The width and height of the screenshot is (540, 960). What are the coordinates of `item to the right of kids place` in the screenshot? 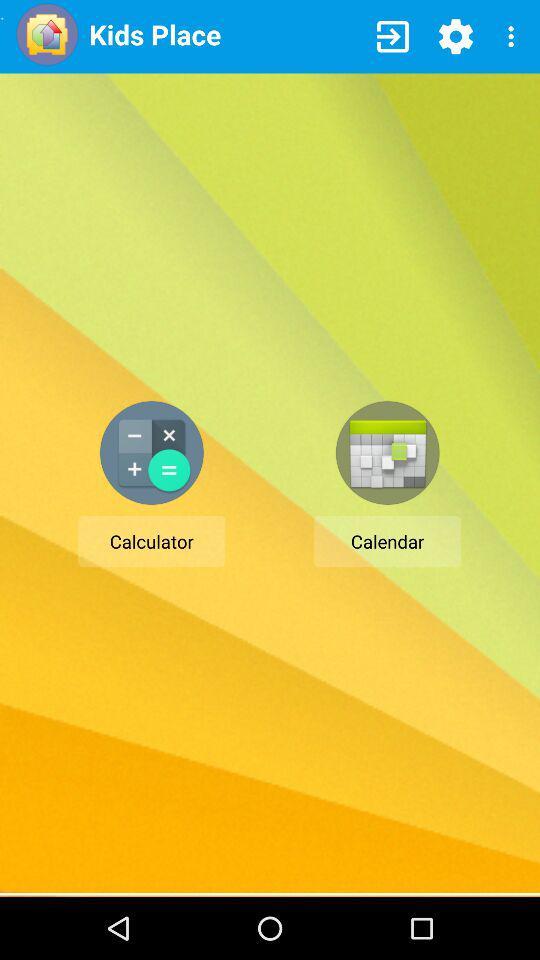 It's located at (393, 35).